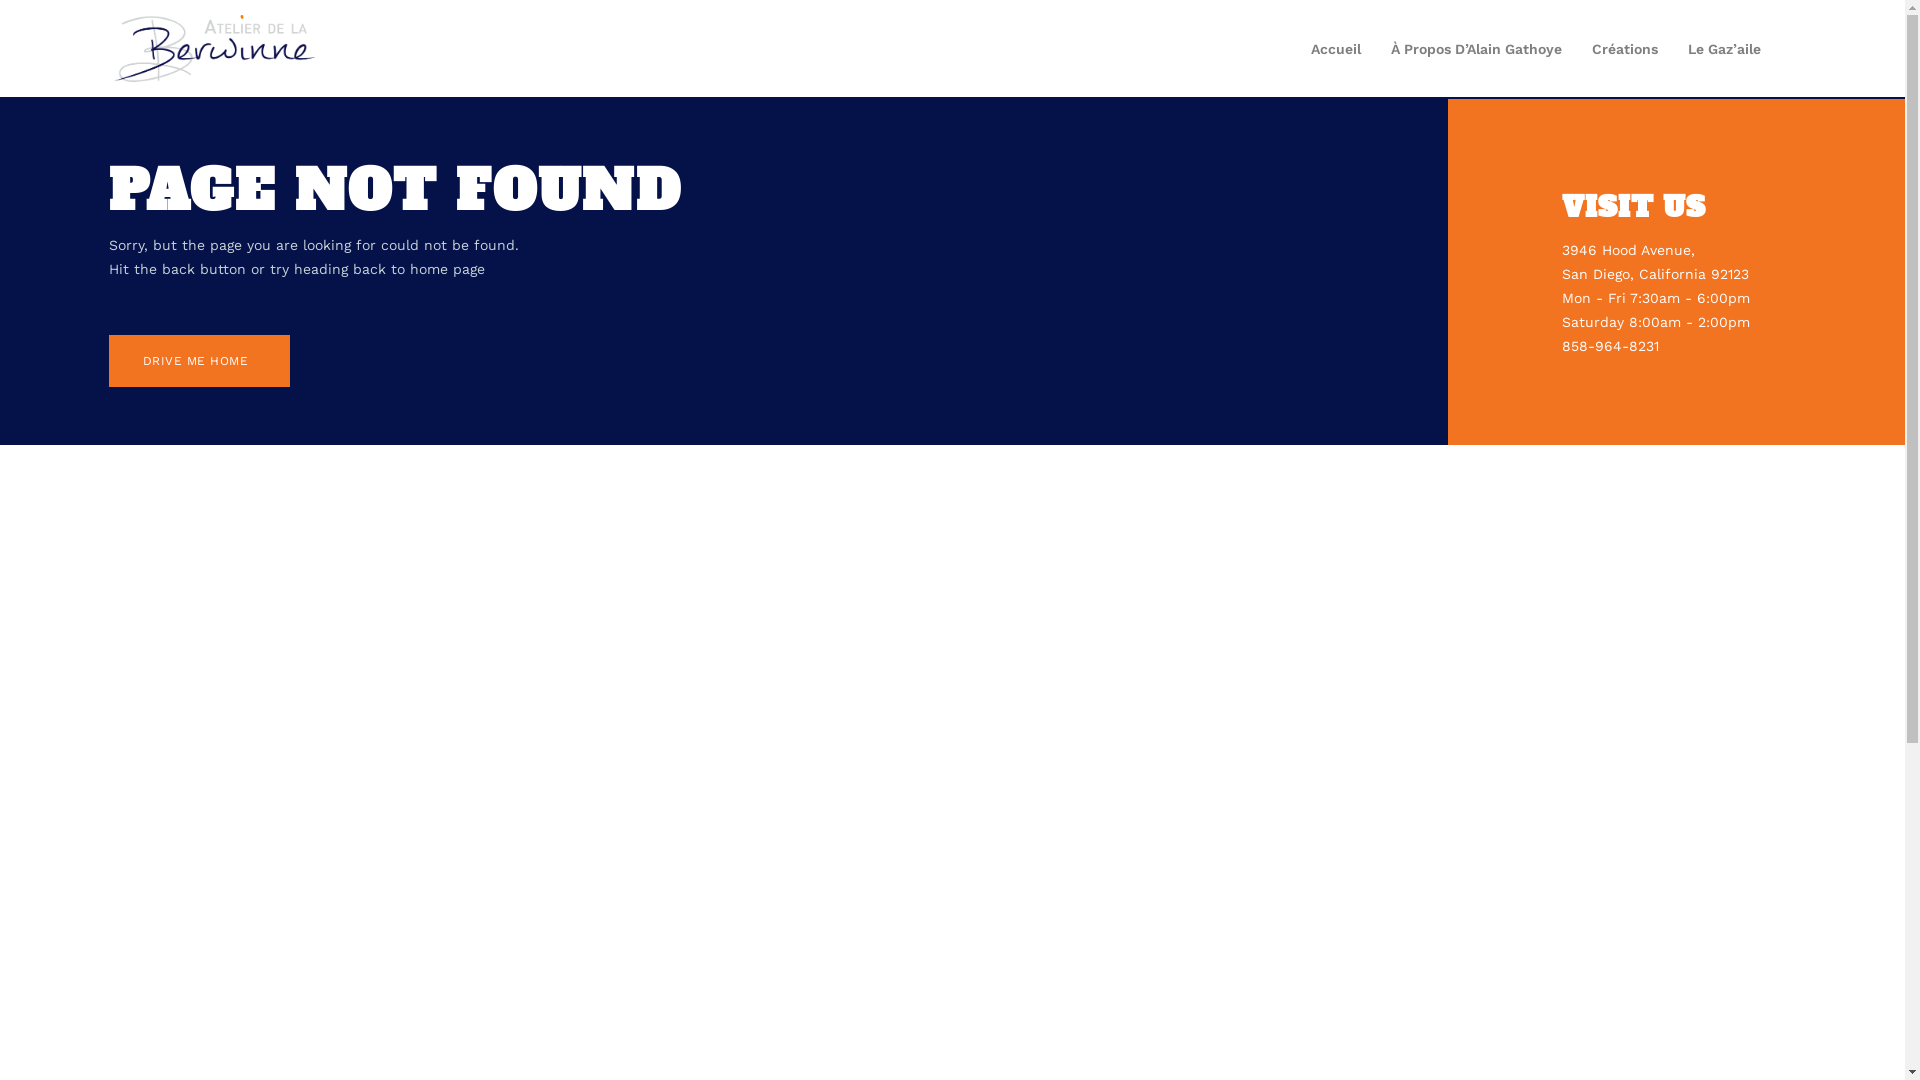 This screenshot has width=1920, height=1080. Describe the element at coordinates (200, 361) in the screenshot. I see `'DRIVE ME HOME'` at that location.